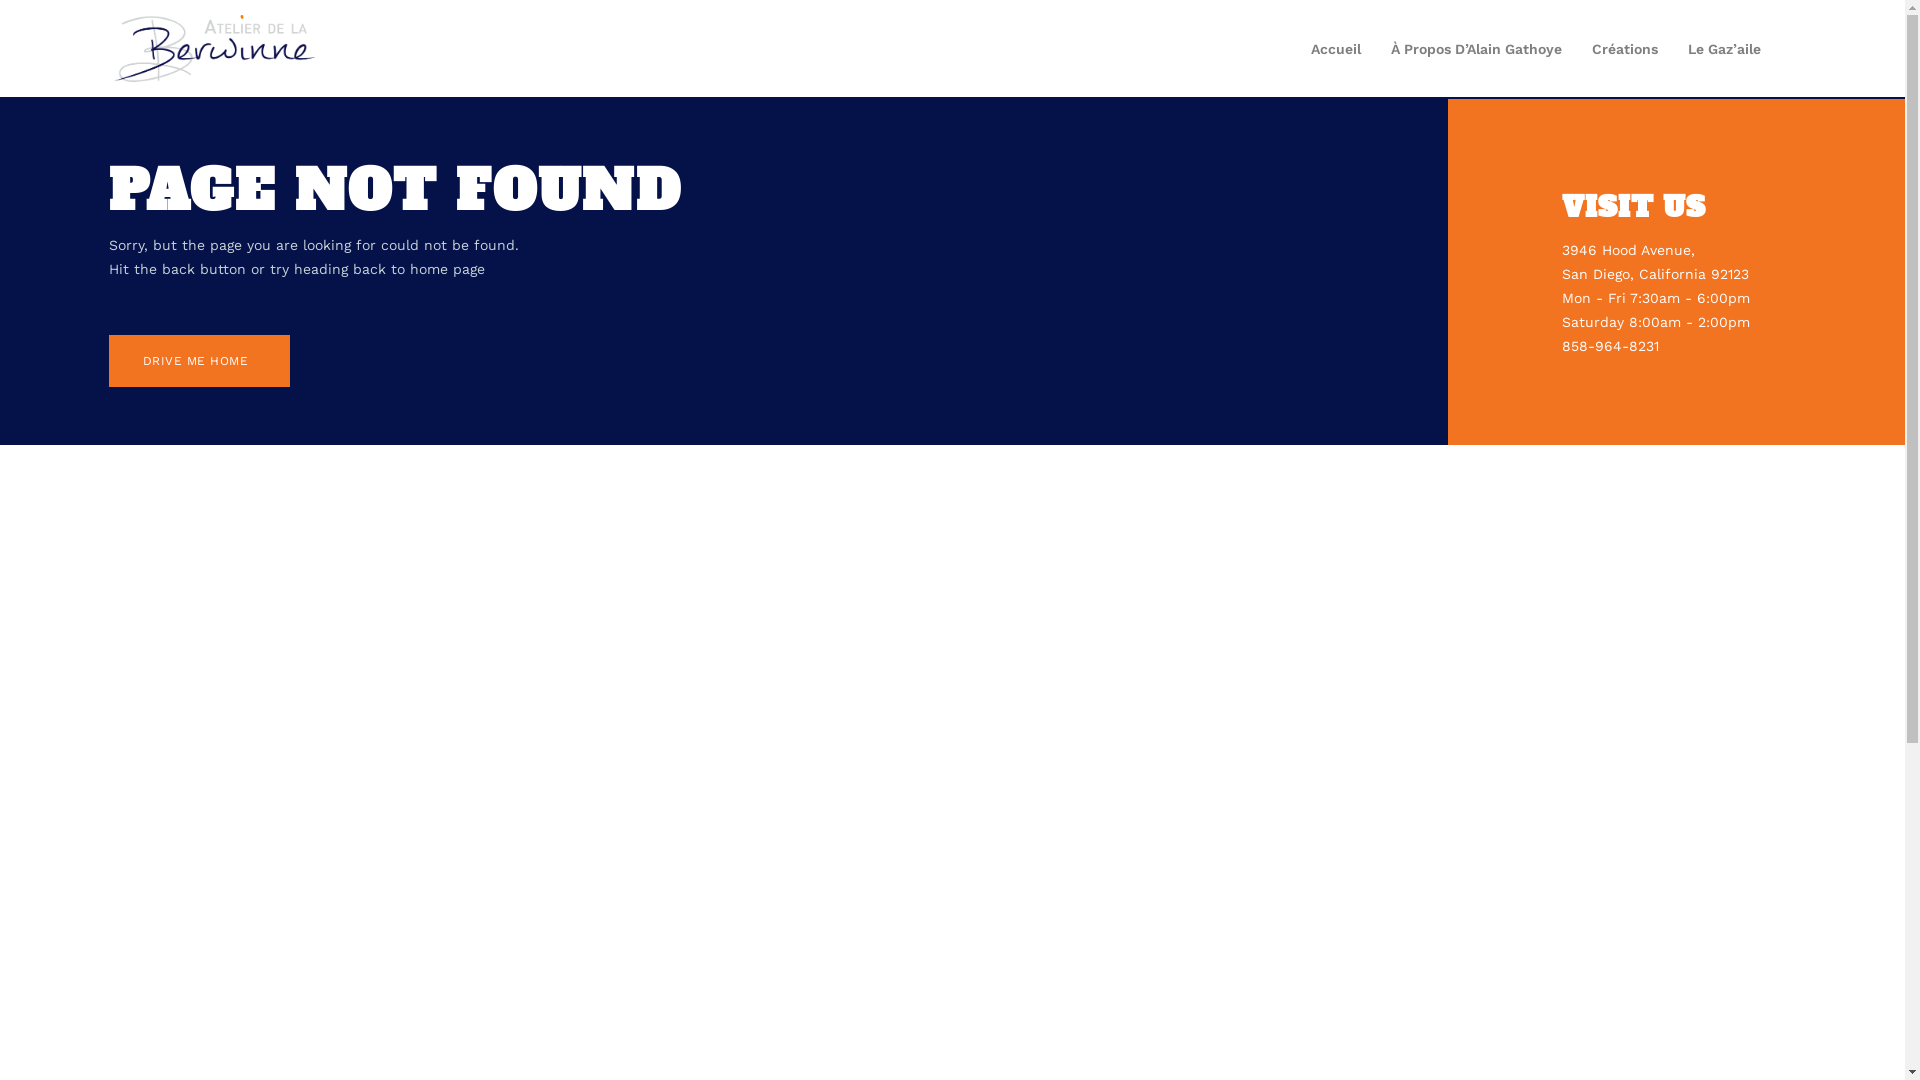 This screenshot has width=1920, height=1080. Describe the element at coordinates (200, 361) in the screenshot. I see `'DRIVE ME HOME'` at that location.